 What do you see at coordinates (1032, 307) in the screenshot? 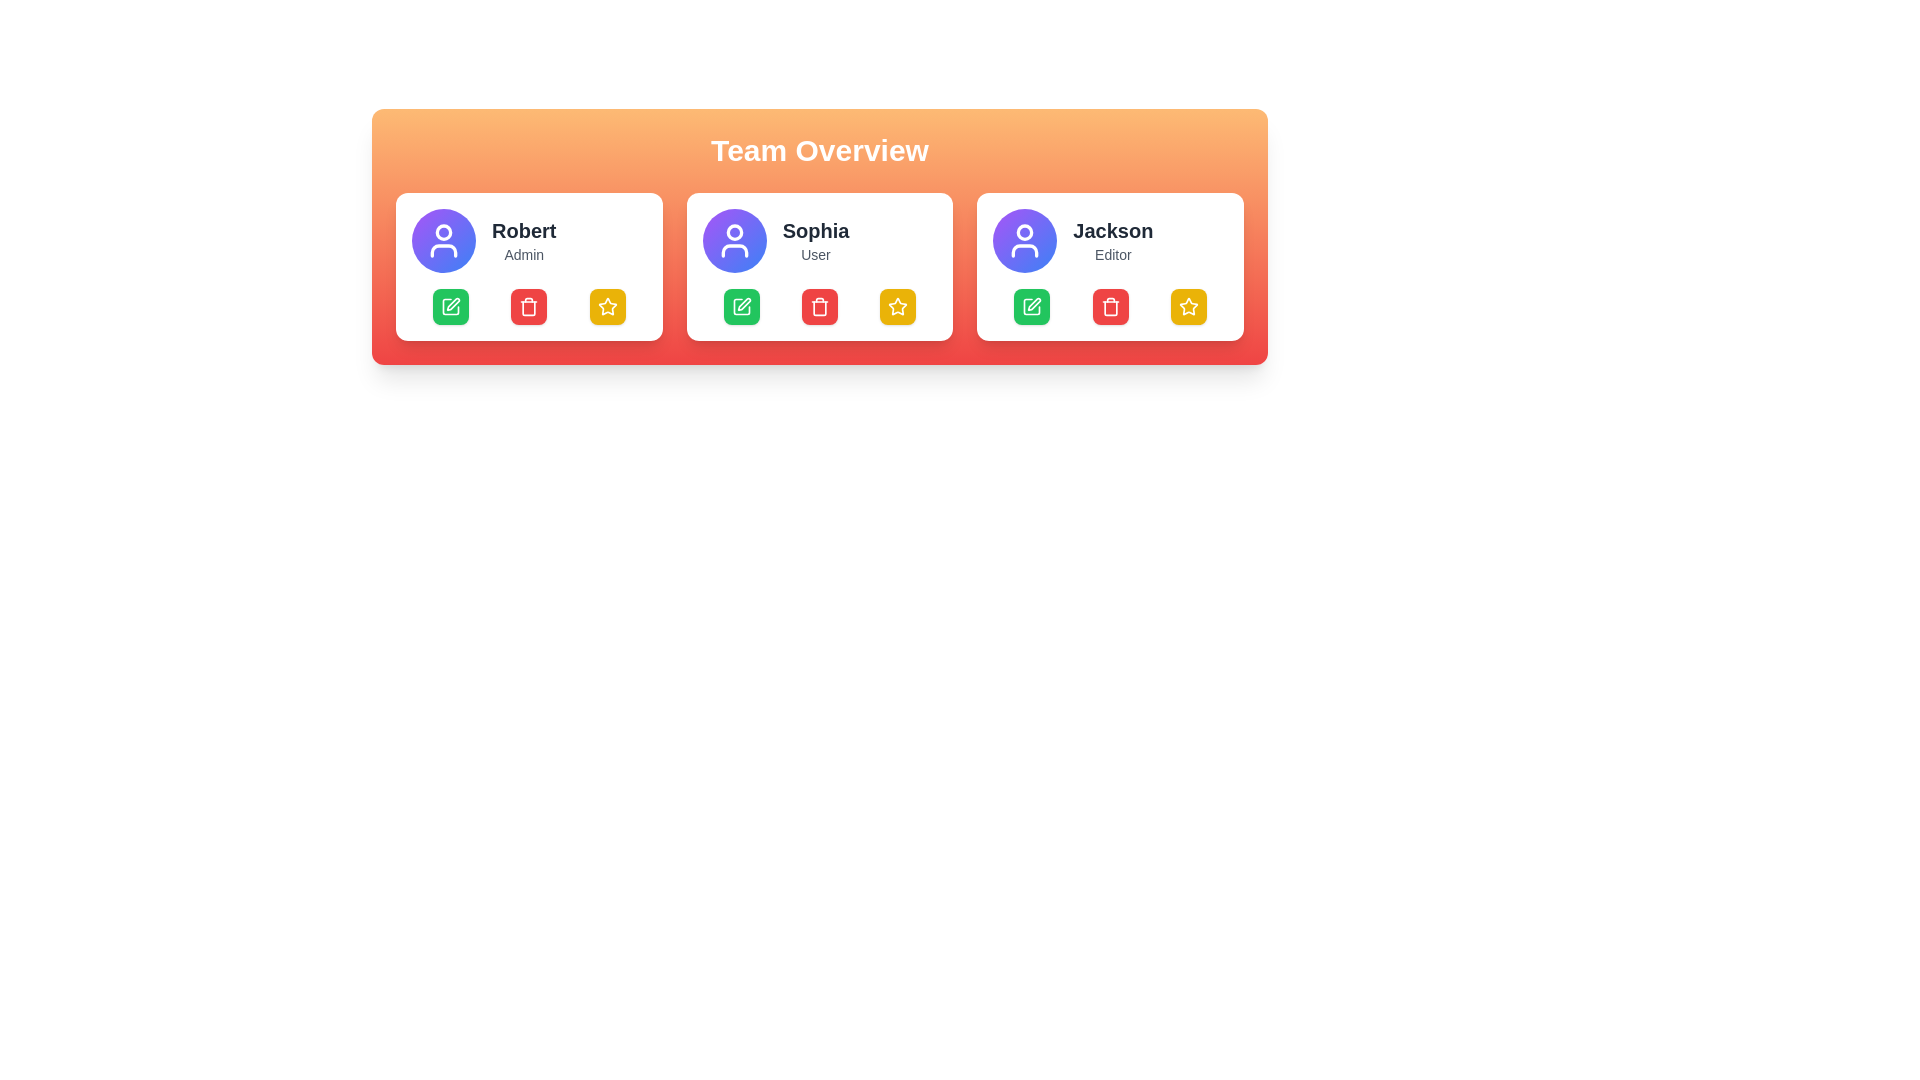
I see `the edit button for 'Jackson', which is located at the lower section of the third card and features a pen icon, to observe its color change` at bounding box center [1032, 307].